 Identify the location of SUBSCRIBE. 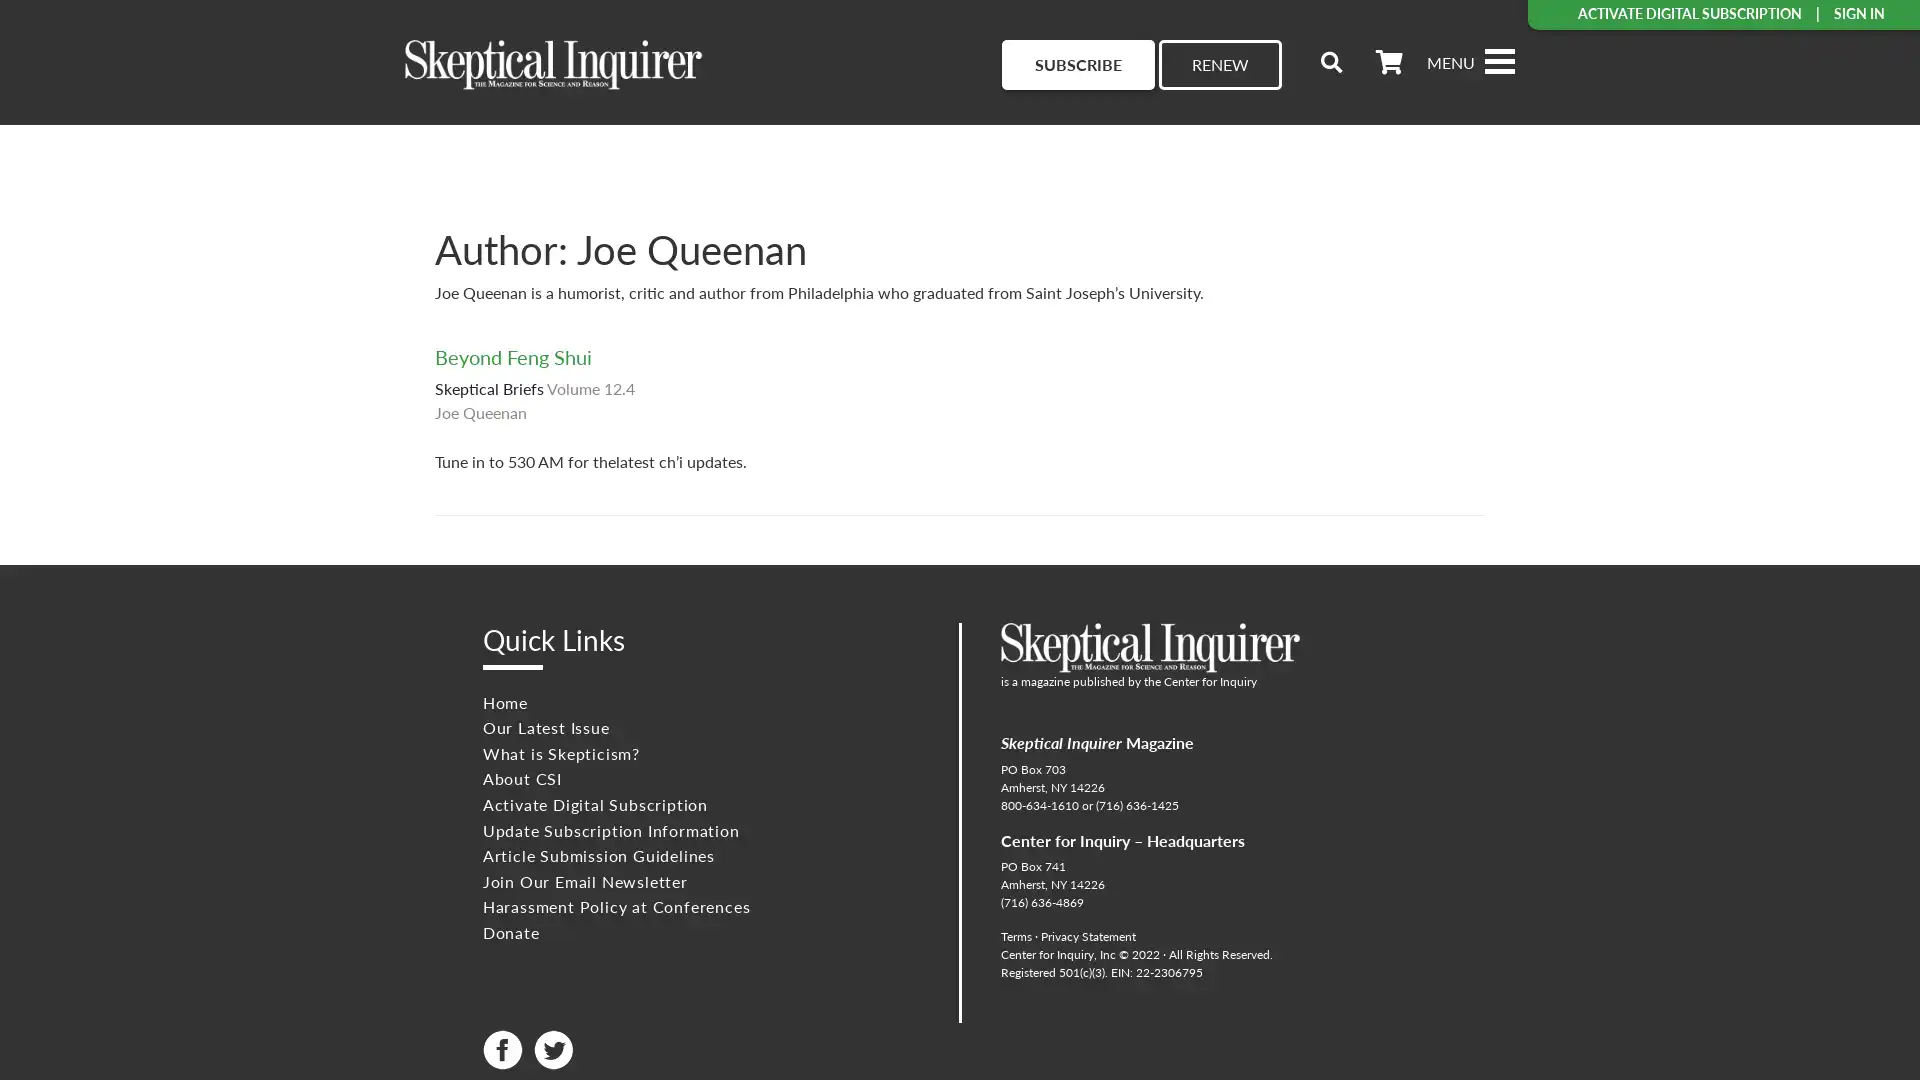
(1077, 64).